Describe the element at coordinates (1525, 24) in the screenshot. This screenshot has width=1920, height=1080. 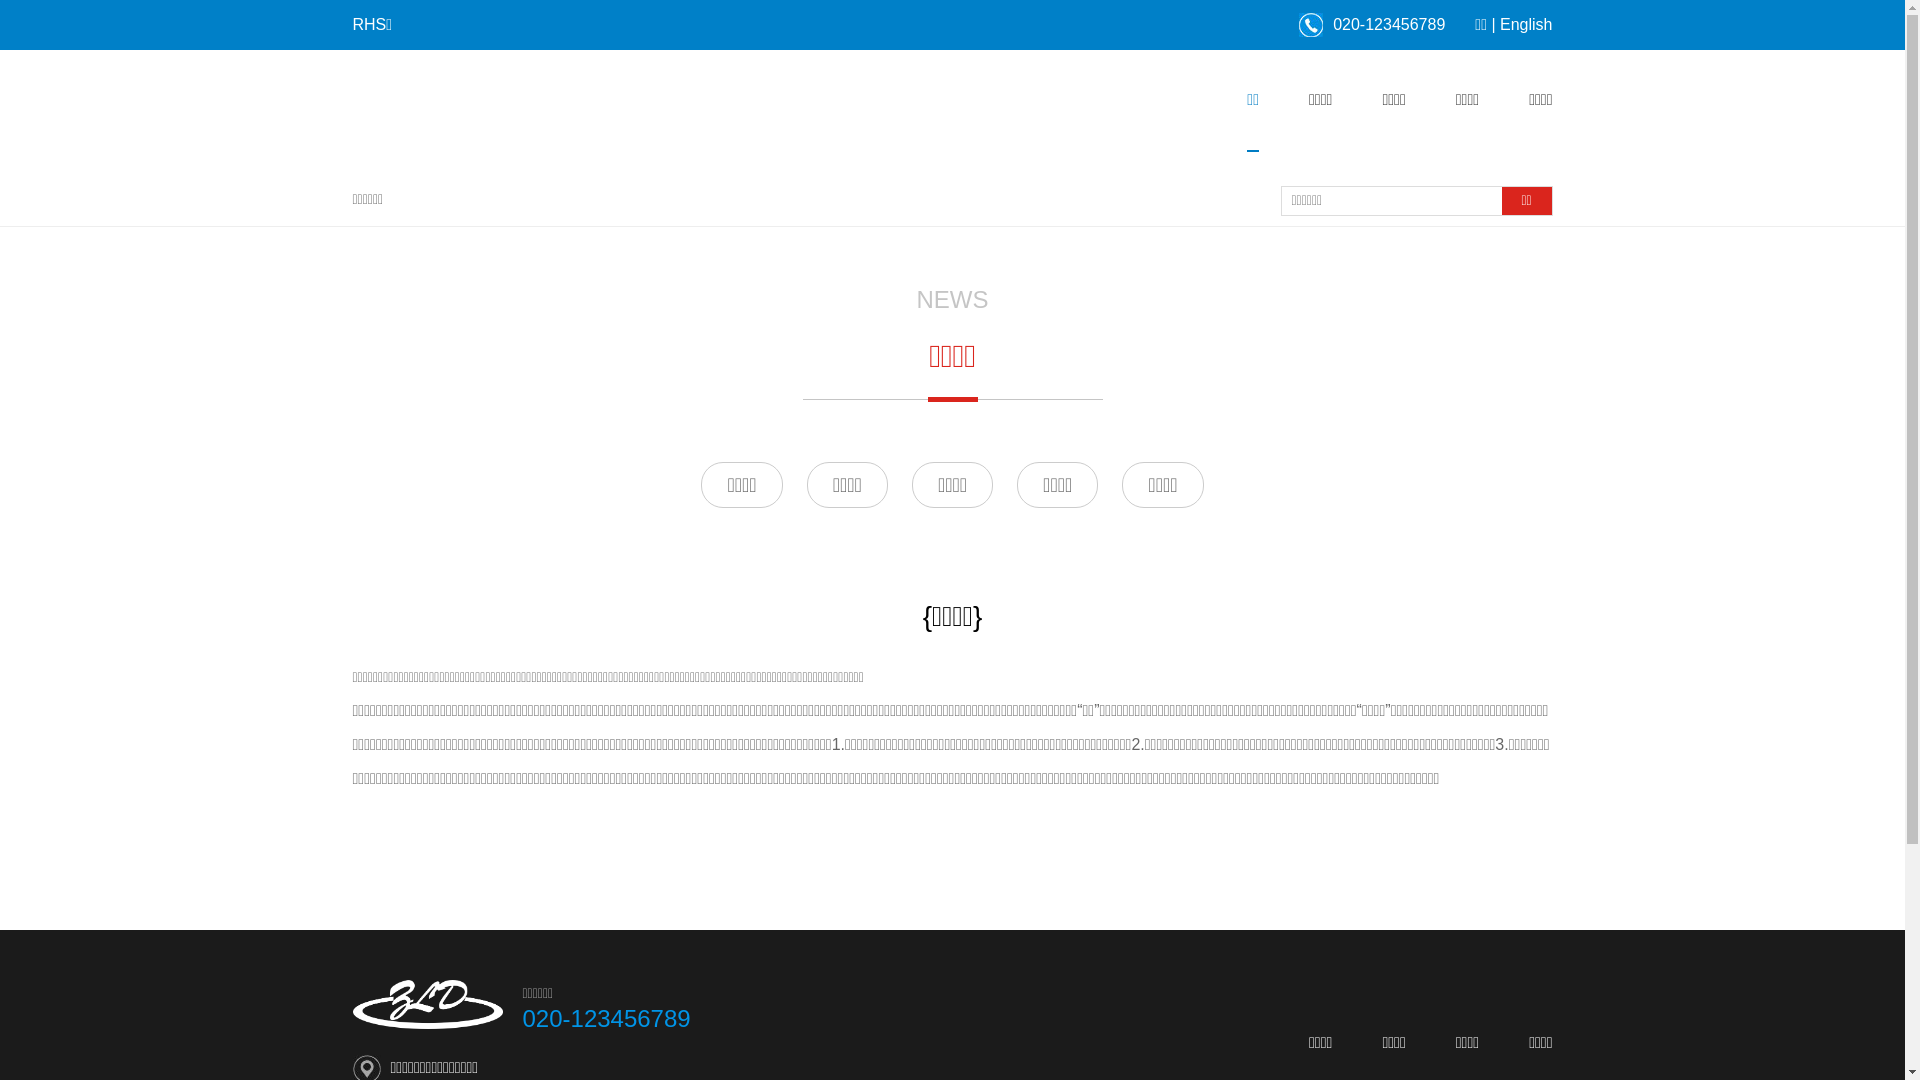
I see `'English'` at that location.